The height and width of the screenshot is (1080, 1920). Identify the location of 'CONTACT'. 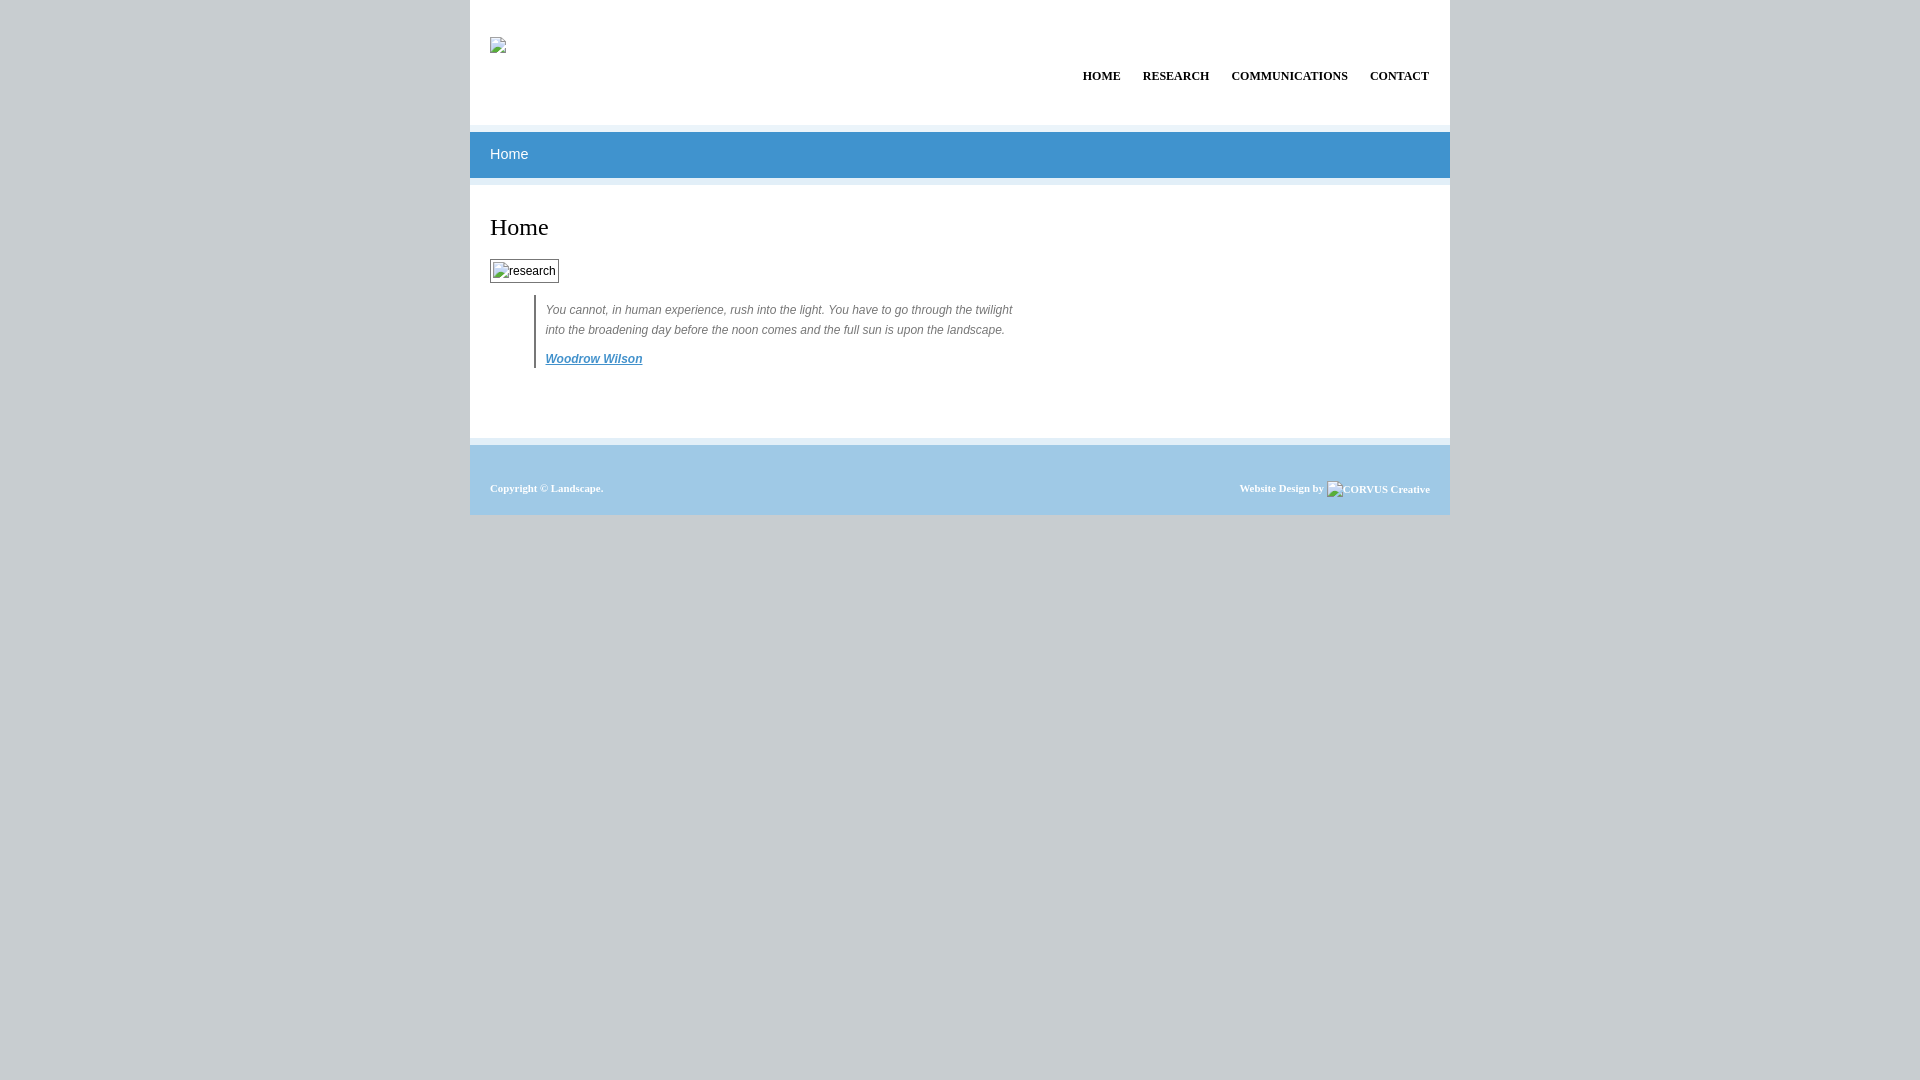
(1398, 75).